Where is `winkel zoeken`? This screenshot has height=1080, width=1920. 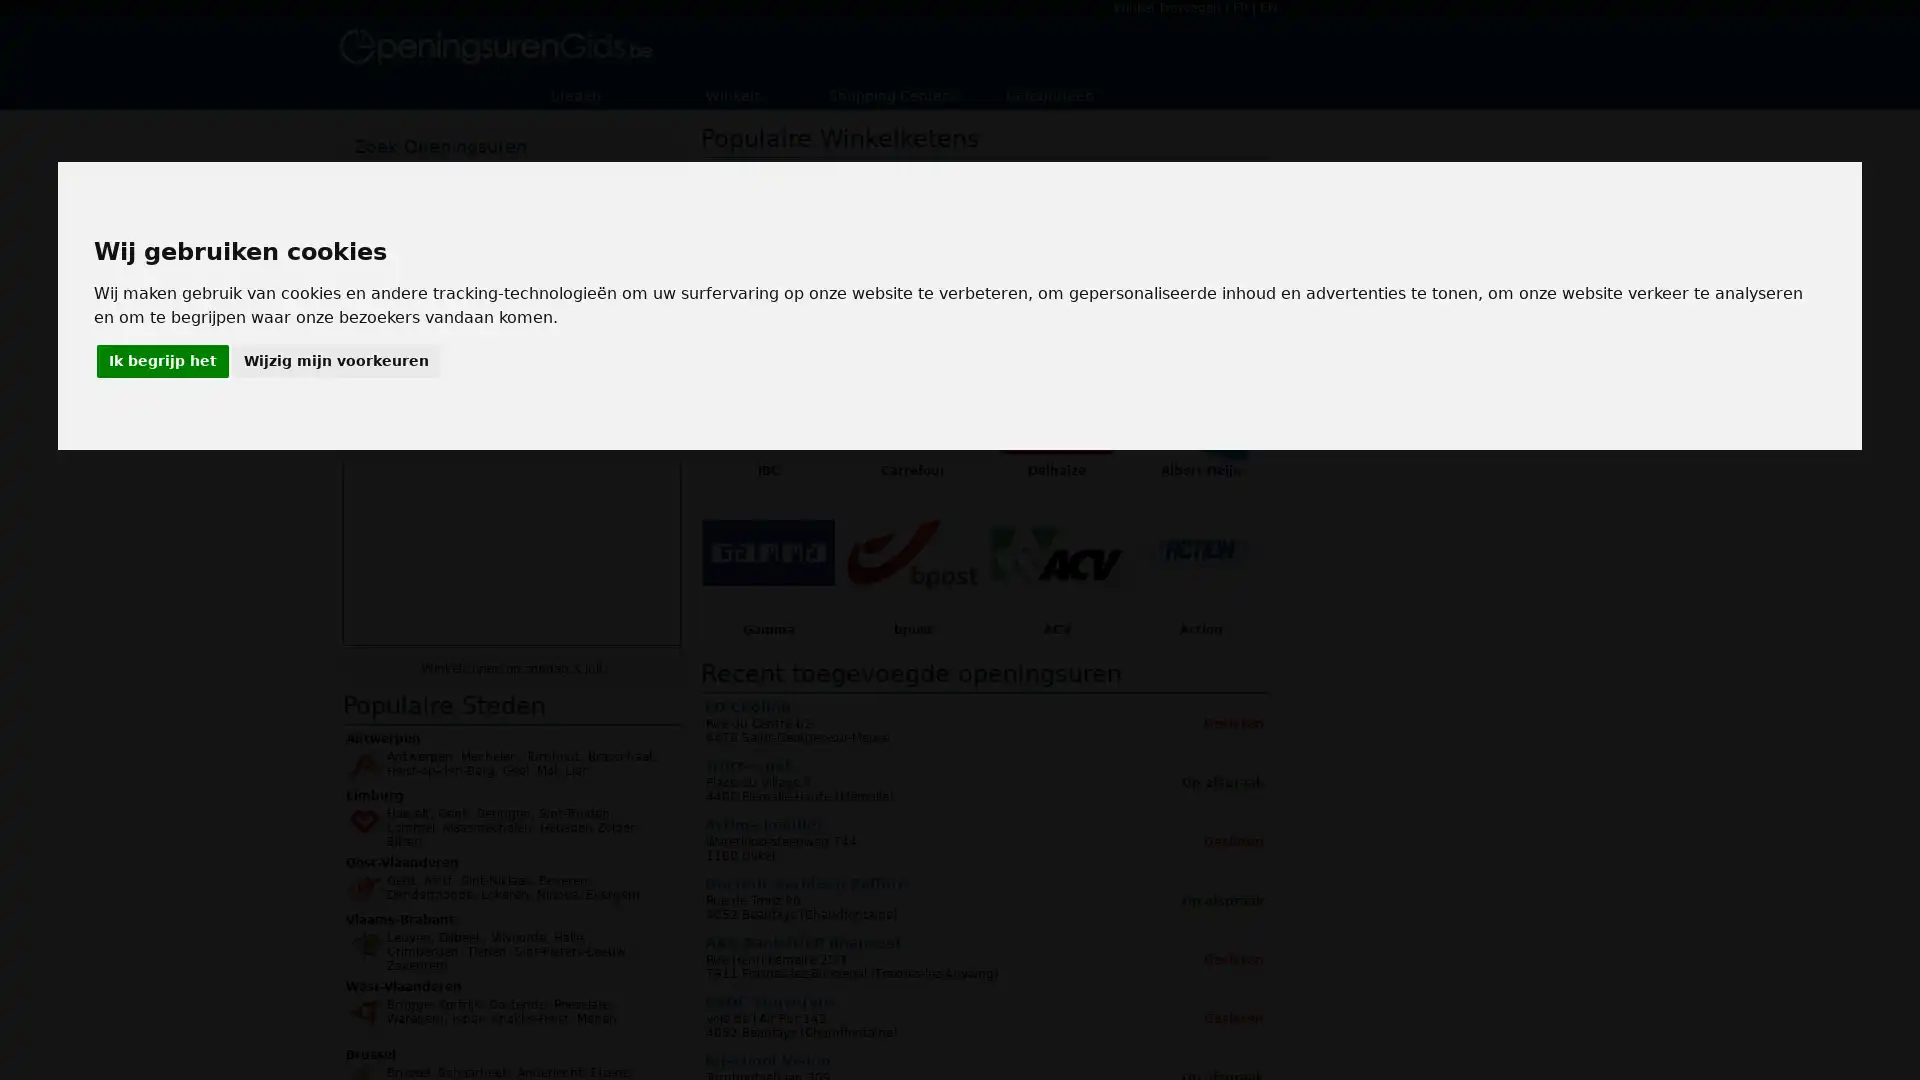 winkel zoeken is located at coordinates (603, 327).